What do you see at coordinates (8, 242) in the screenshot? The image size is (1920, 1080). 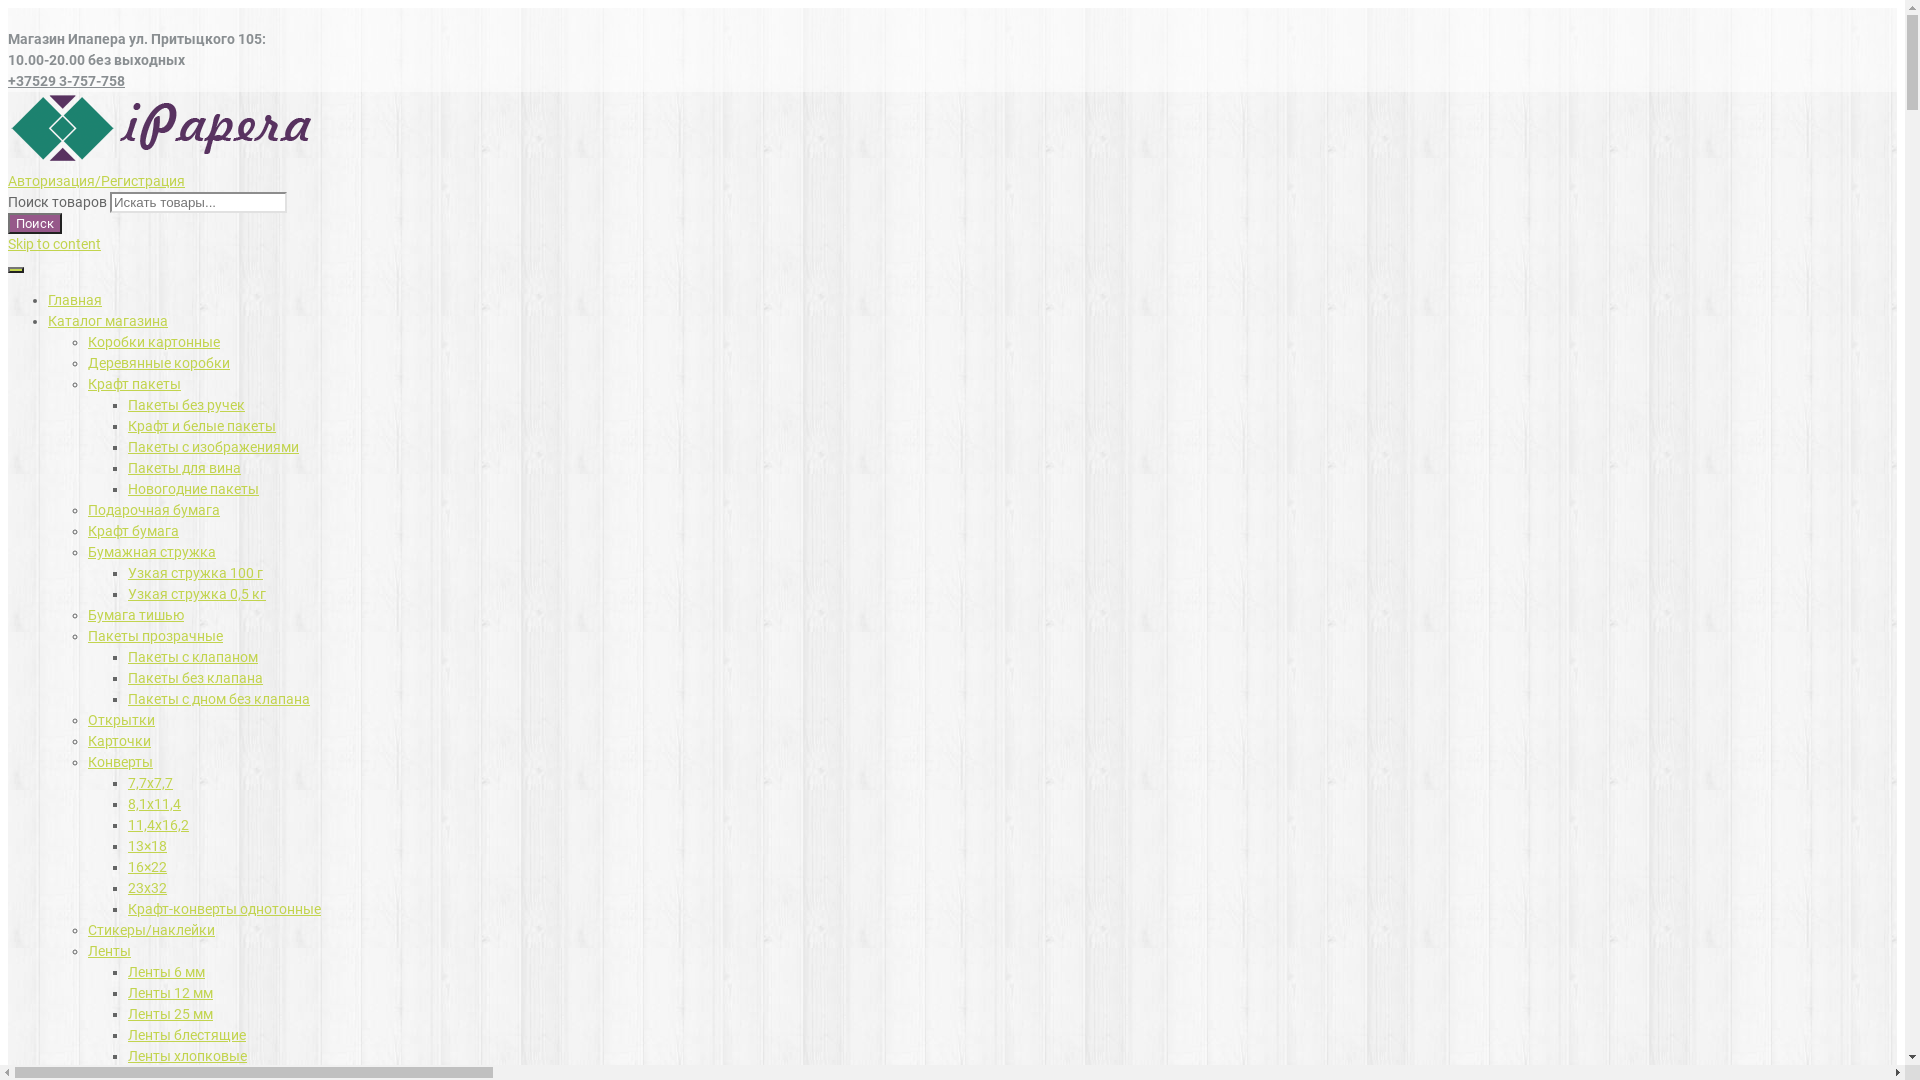 I see `'Skip to content'` at bounding box center [8, 242].